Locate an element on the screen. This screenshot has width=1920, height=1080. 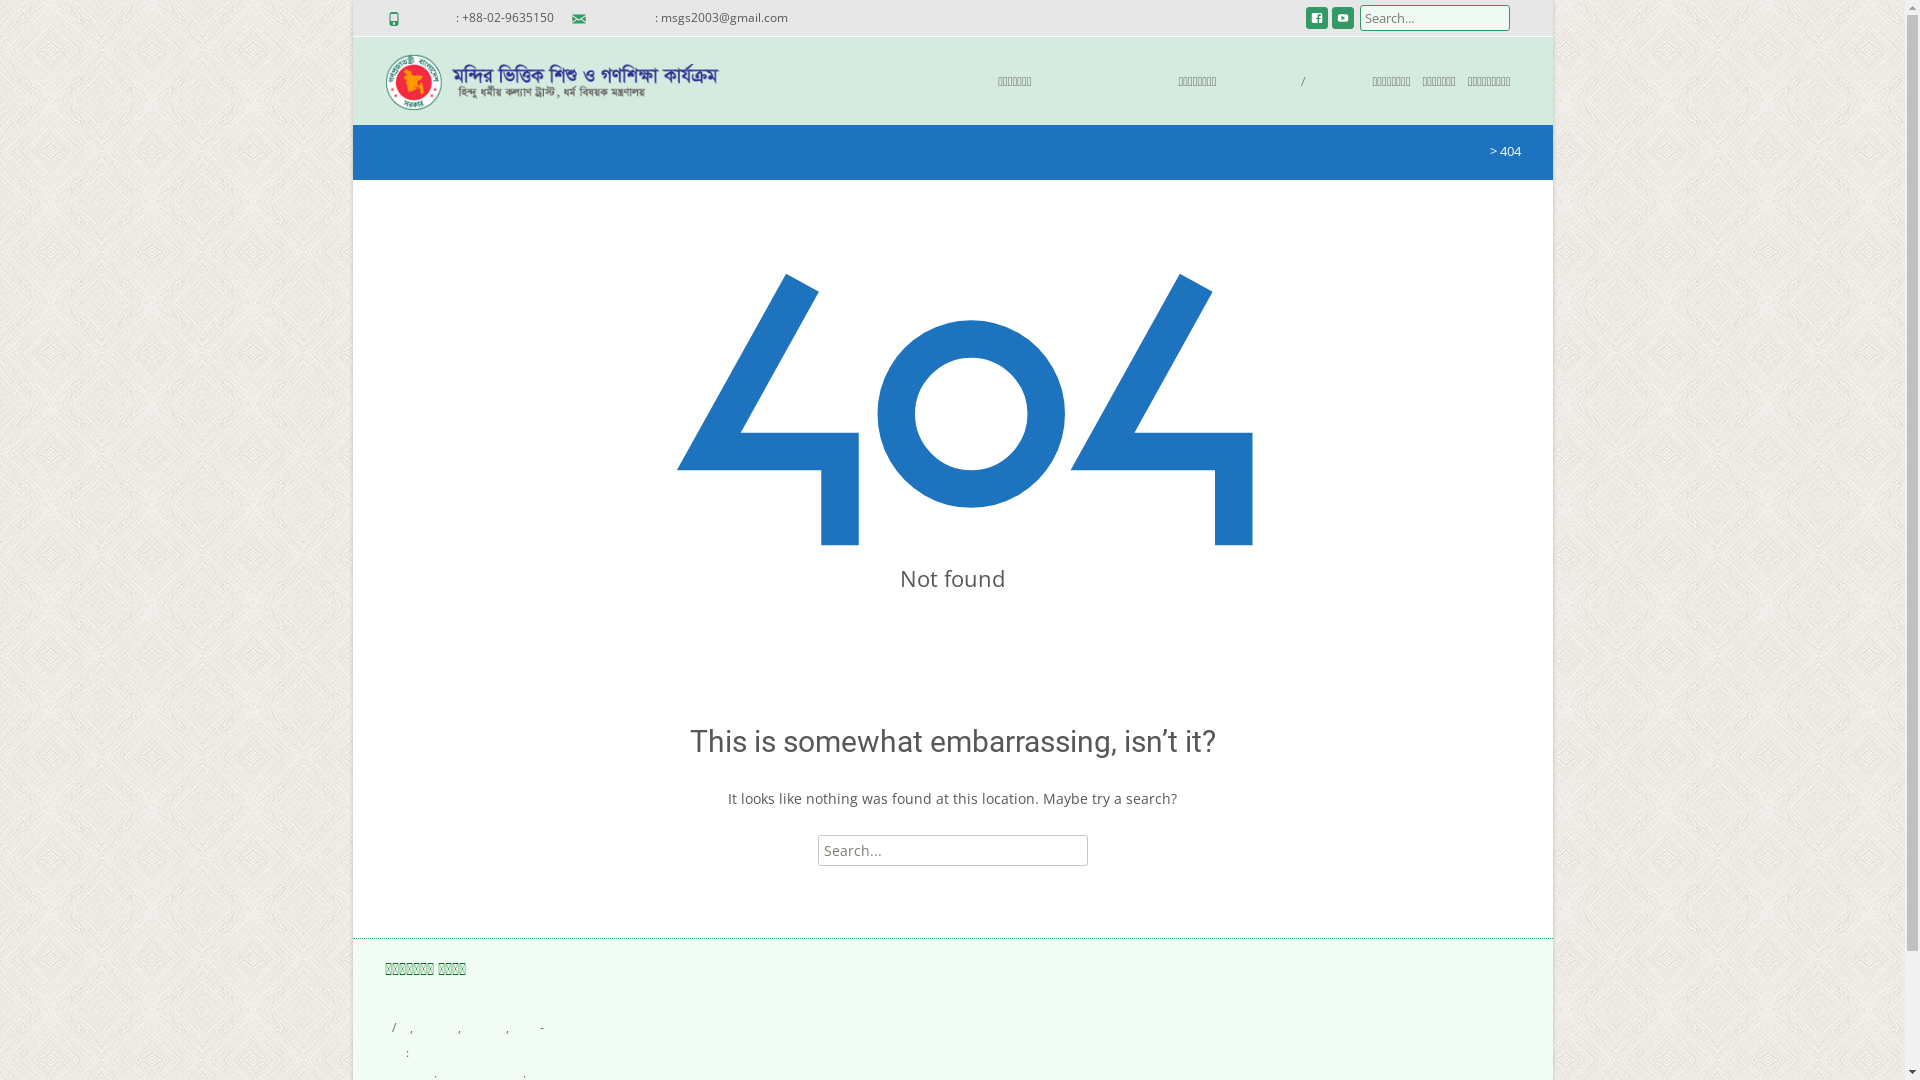
'Skip to content' is located at coordinates (830, 48).